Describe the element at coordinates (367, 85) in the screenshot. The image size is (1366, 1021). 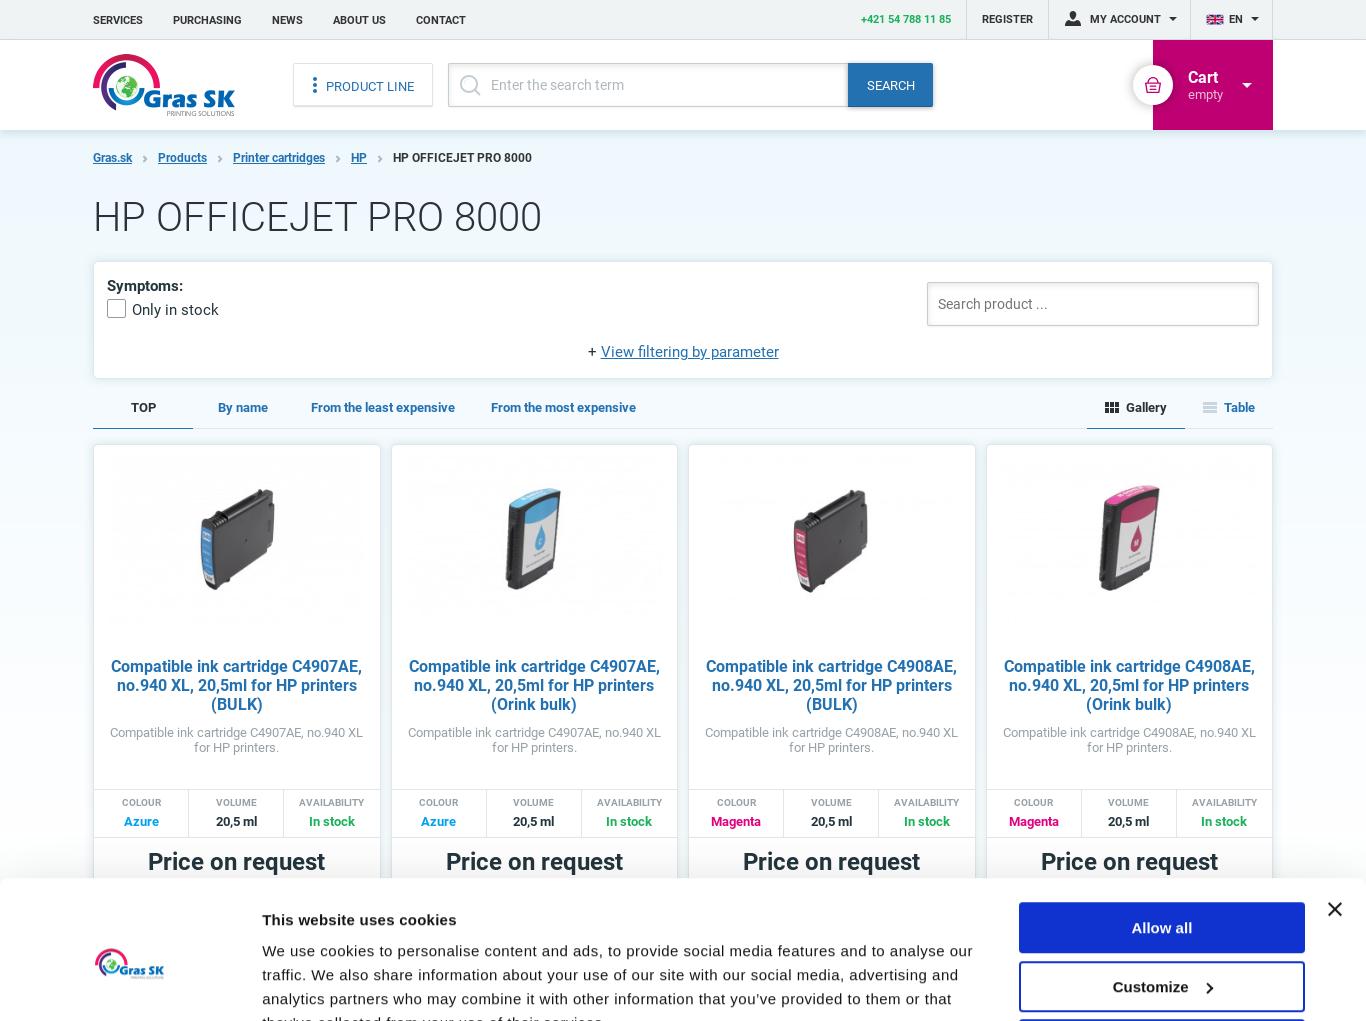
I see `'Product line'` at that location.